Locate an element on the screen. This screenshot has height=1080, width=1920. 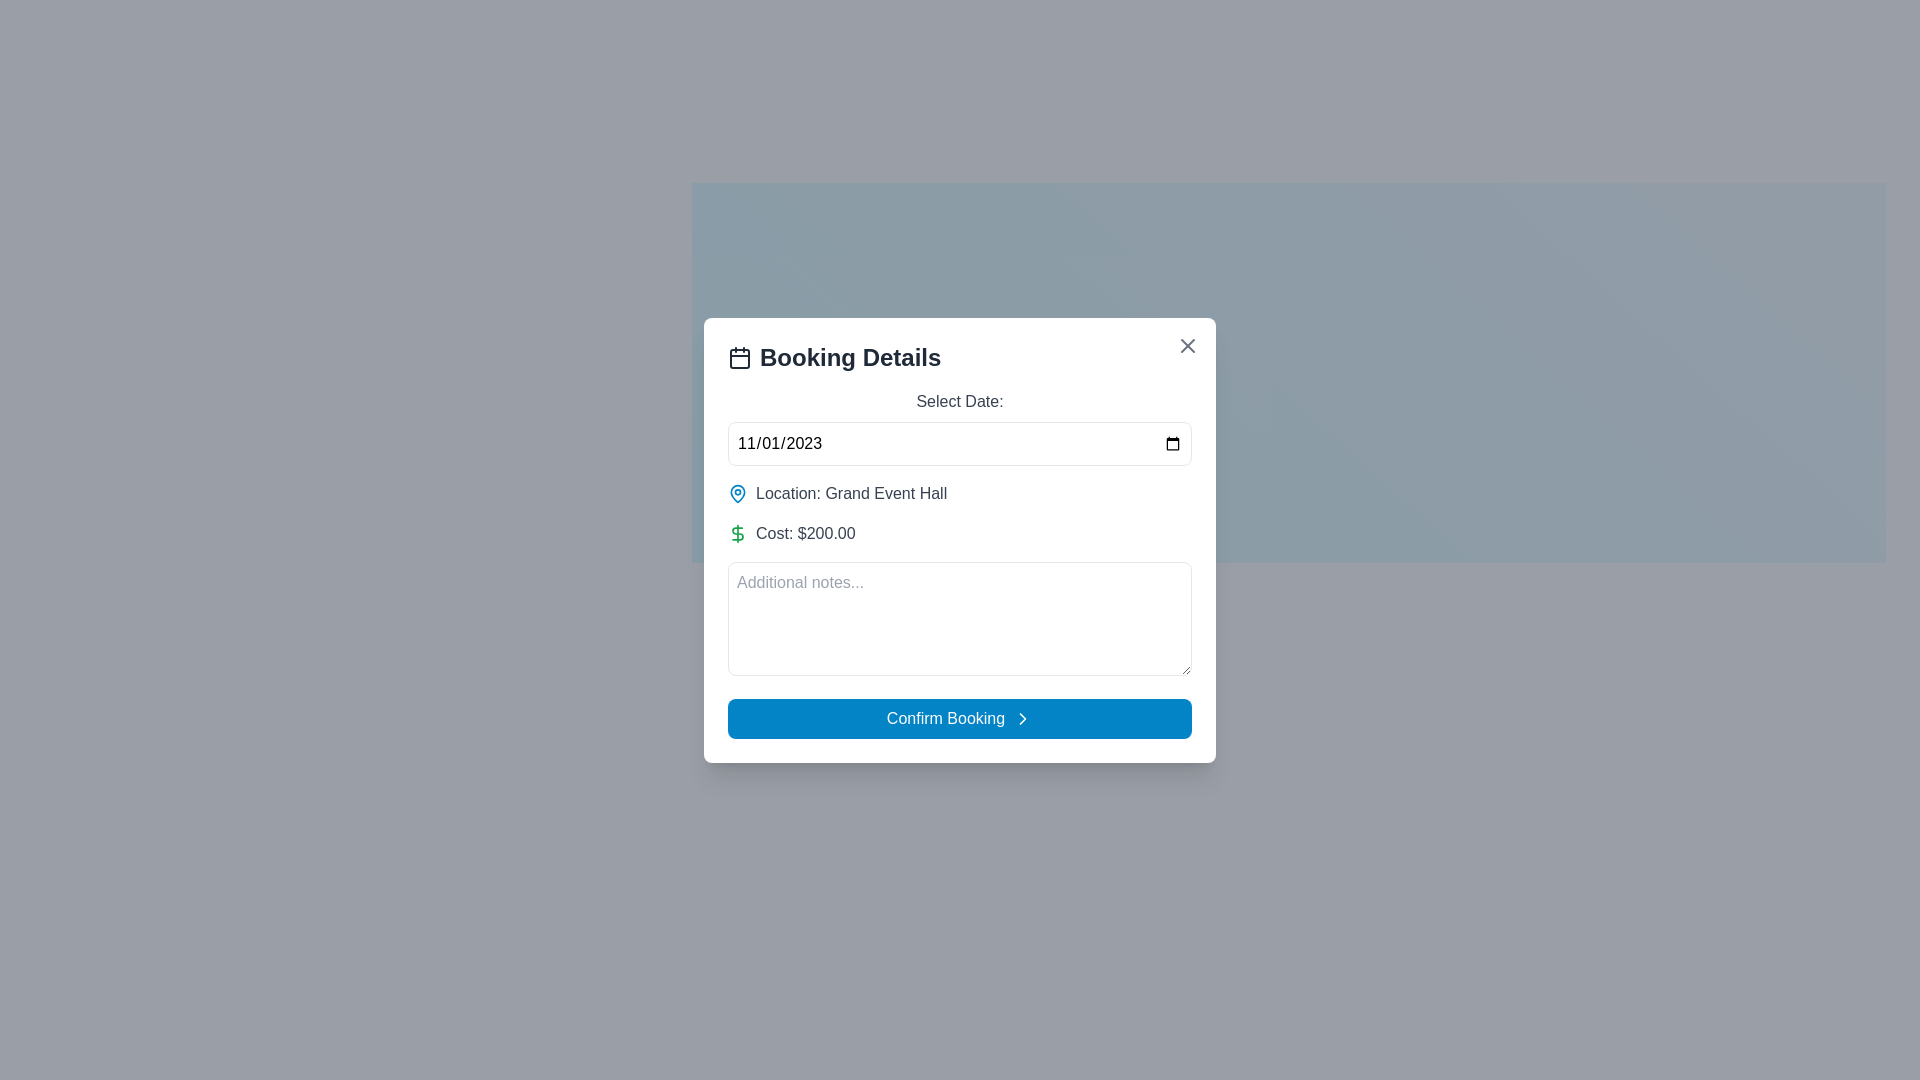
the text label reading 'Select Date:' which is situated at the top of the booking details form, above the date input field is located at coordinates (960, 401).